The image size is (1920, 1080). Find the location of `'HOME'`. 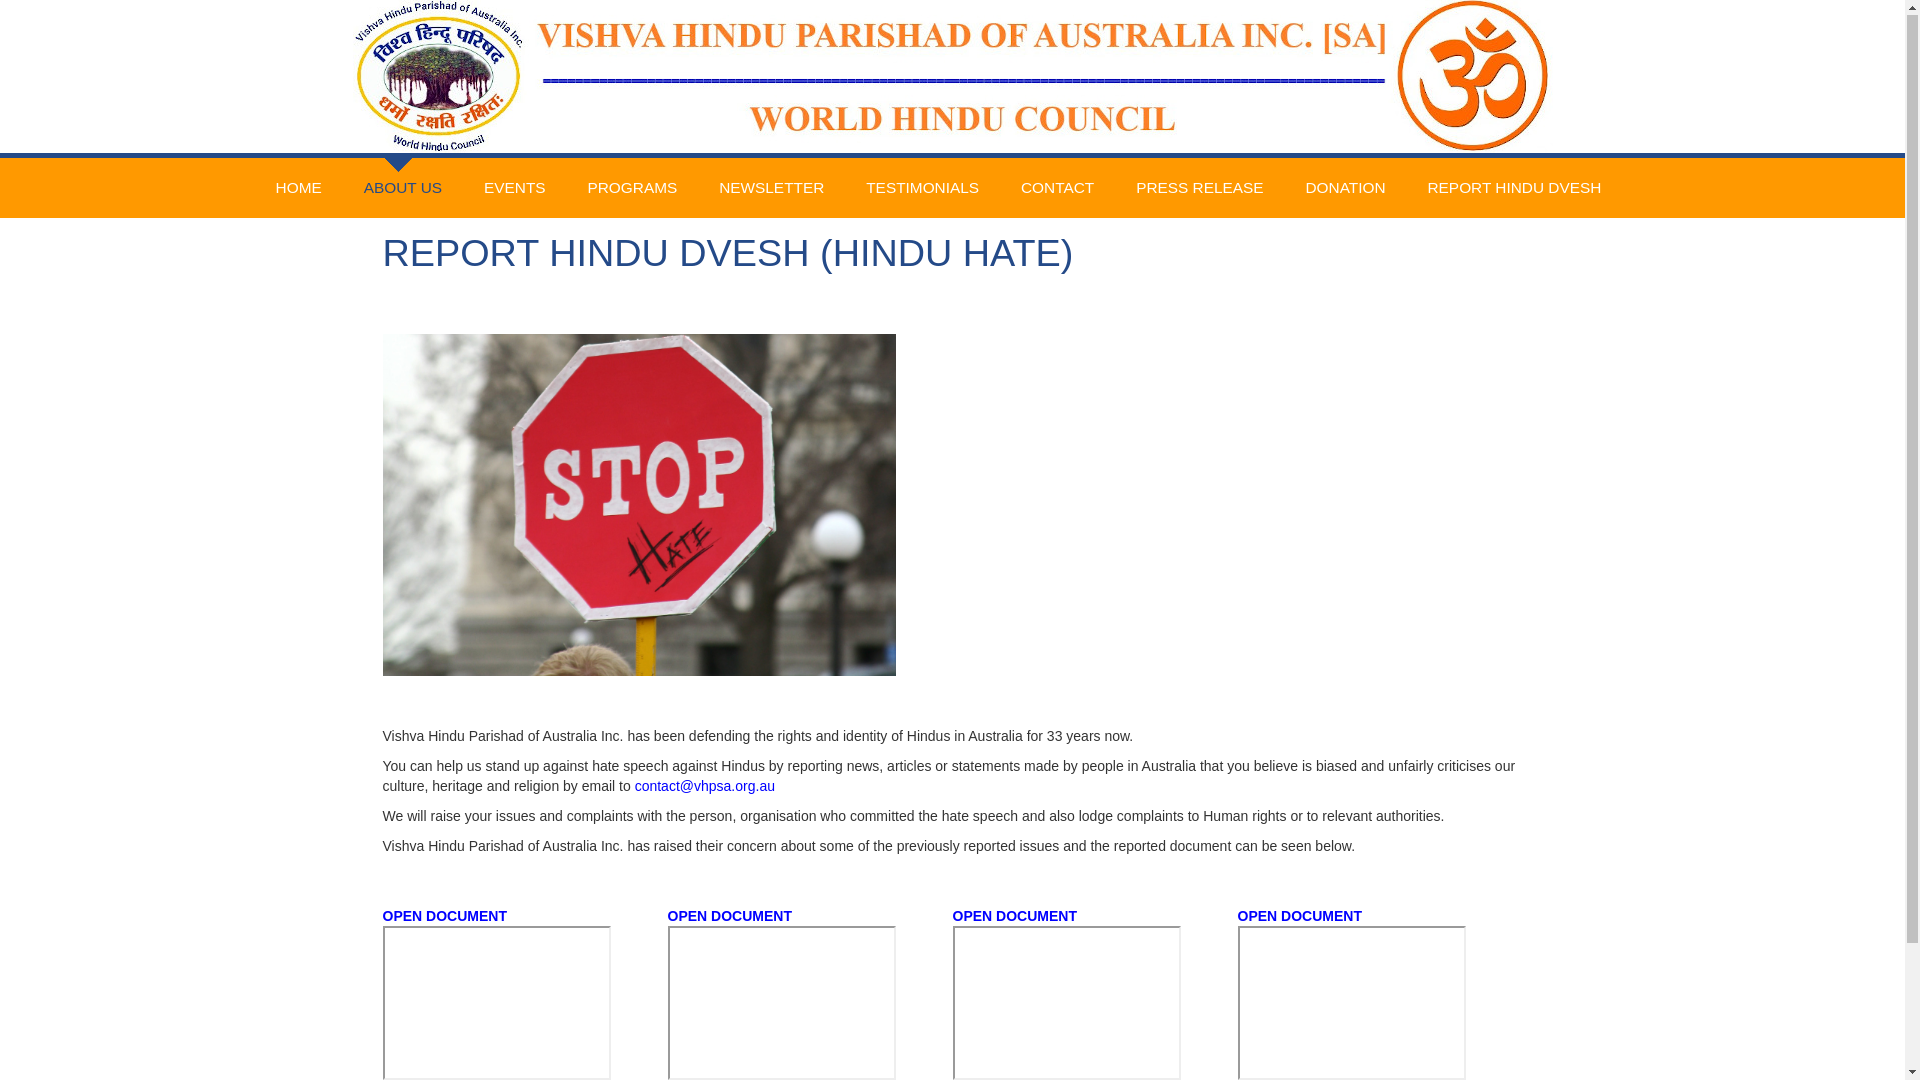

'HOME' is located at coordinates (297, 189).